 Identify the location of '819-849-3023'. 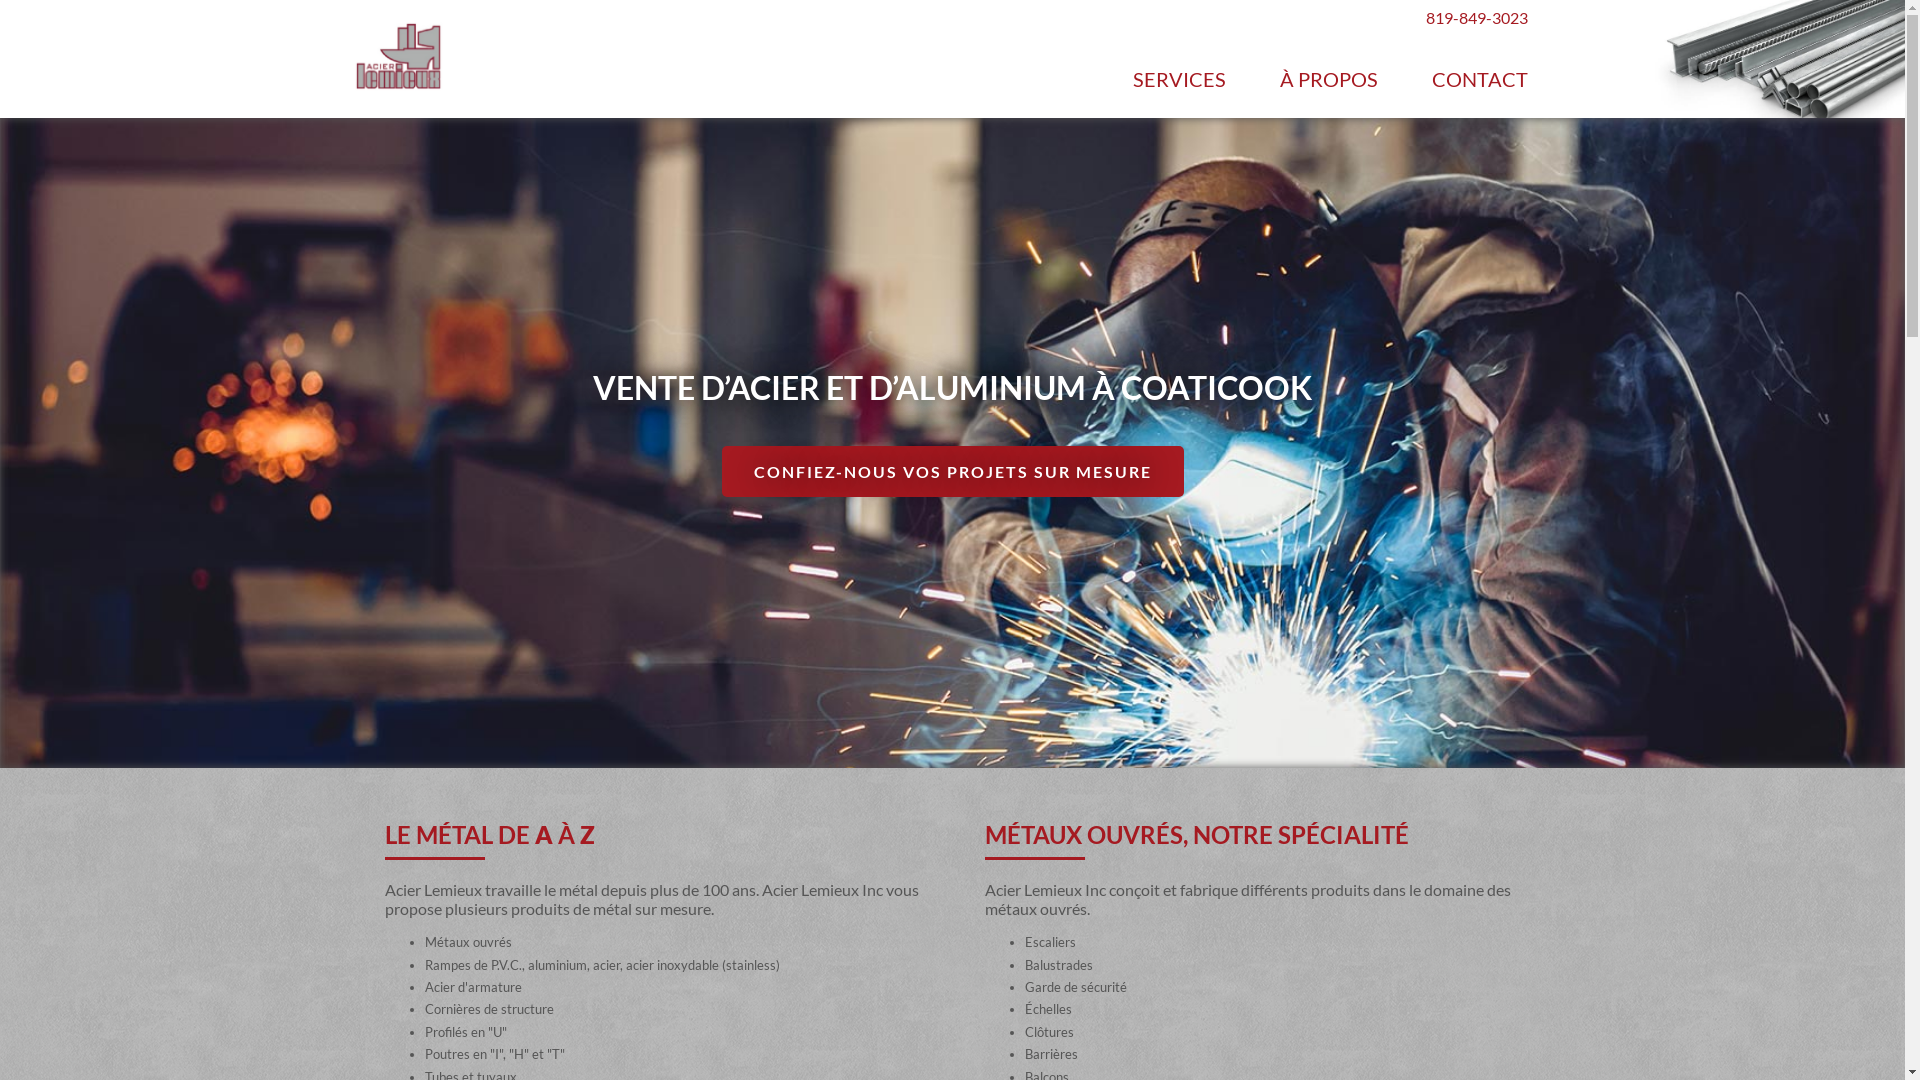
(1477, 16).